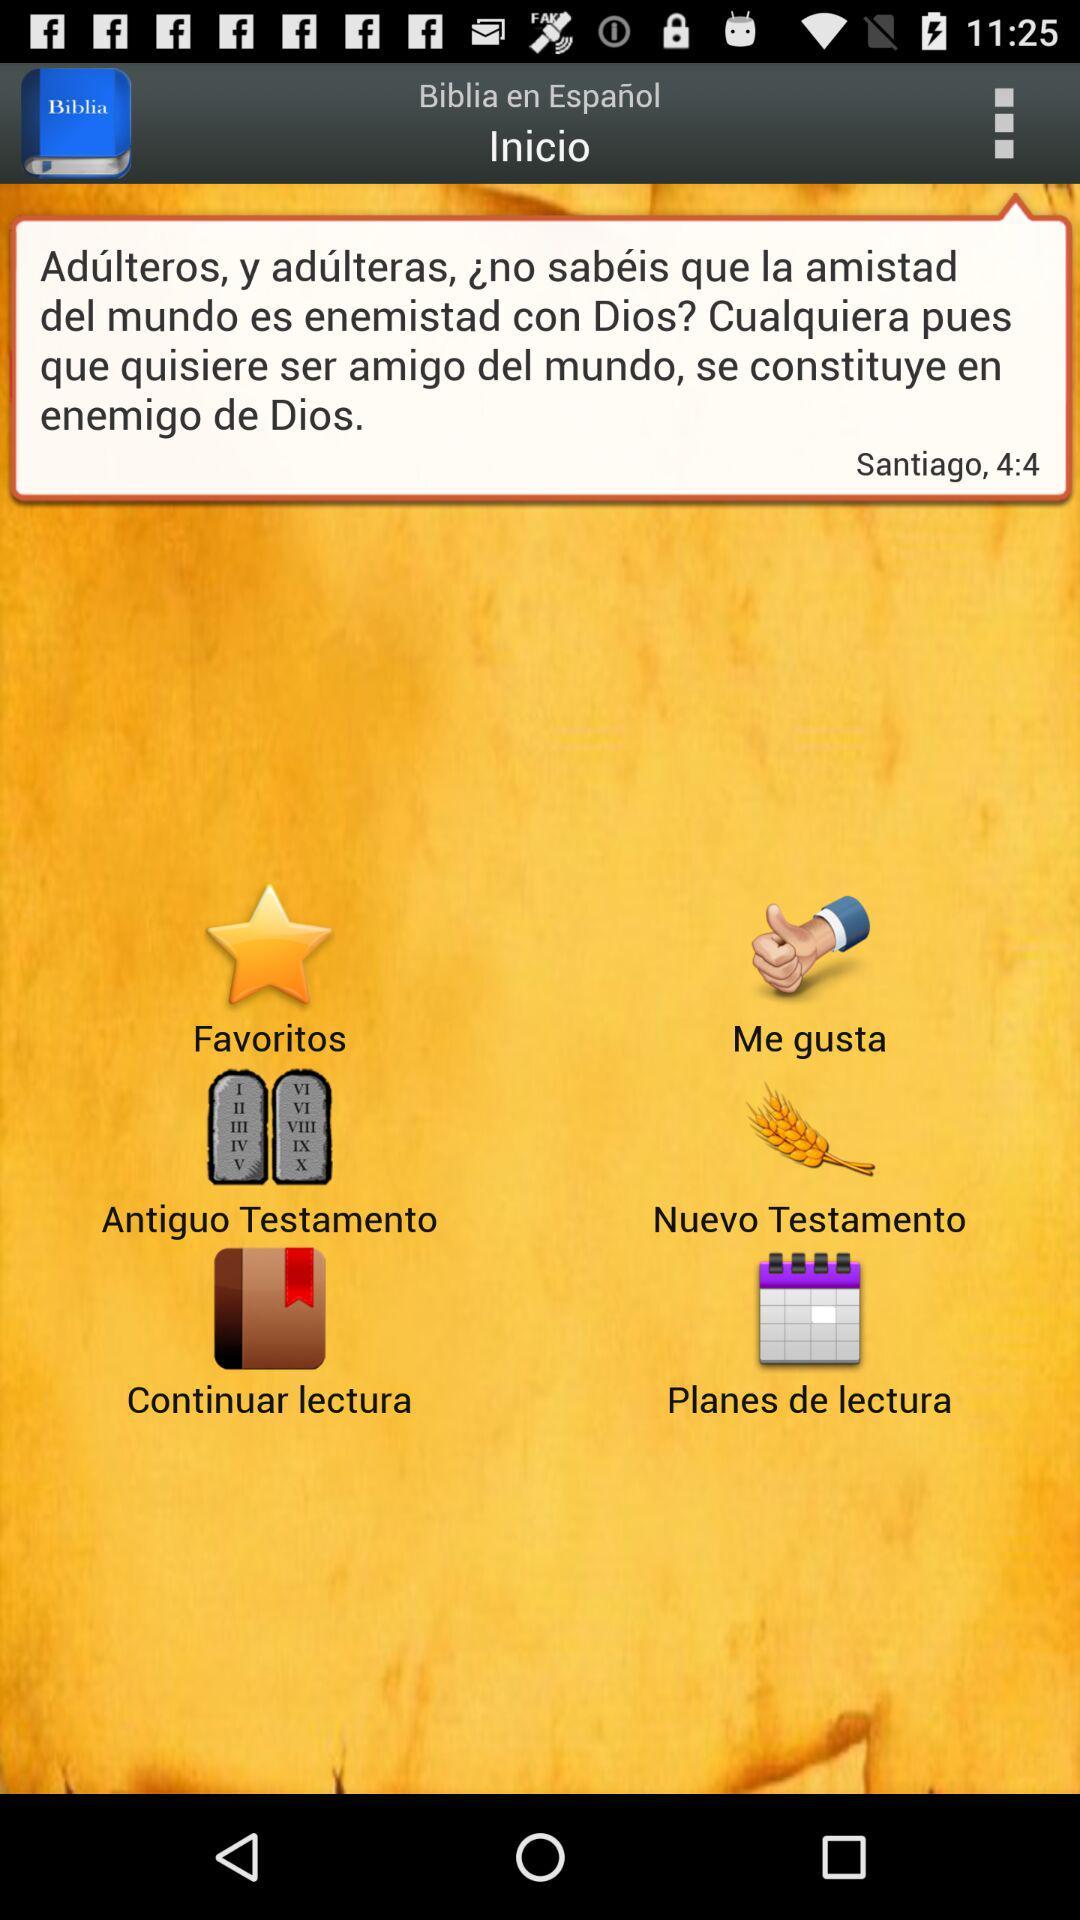 This screenshot has width=1080, height=1920. What do you see at coordinates (268, 1308) in the screenshot?
I see `app next to nuevo testamento icon` at bounding box center [268, 1308].